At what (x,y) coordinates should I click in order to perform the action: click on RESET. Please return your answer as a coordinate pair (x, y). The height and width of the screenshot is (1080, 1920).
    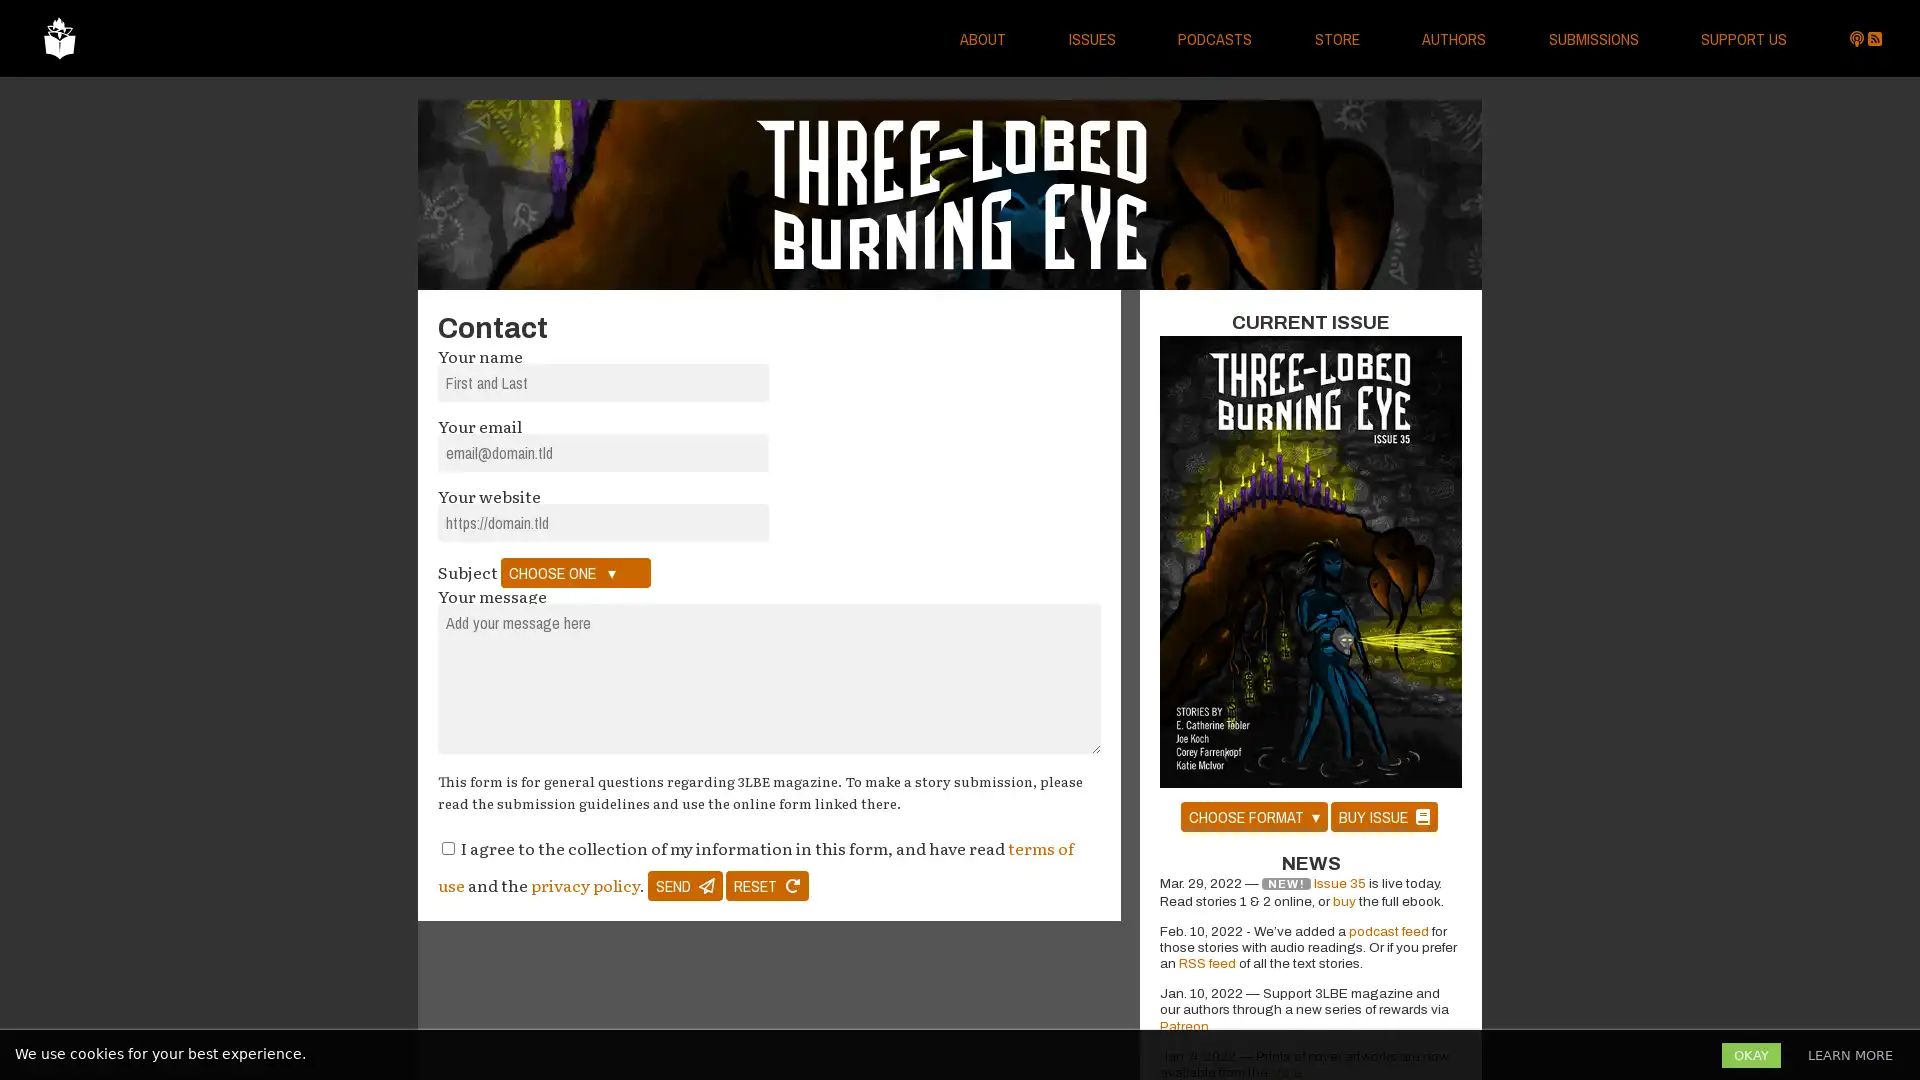
    Looking at the image, I should click on (766, 885).